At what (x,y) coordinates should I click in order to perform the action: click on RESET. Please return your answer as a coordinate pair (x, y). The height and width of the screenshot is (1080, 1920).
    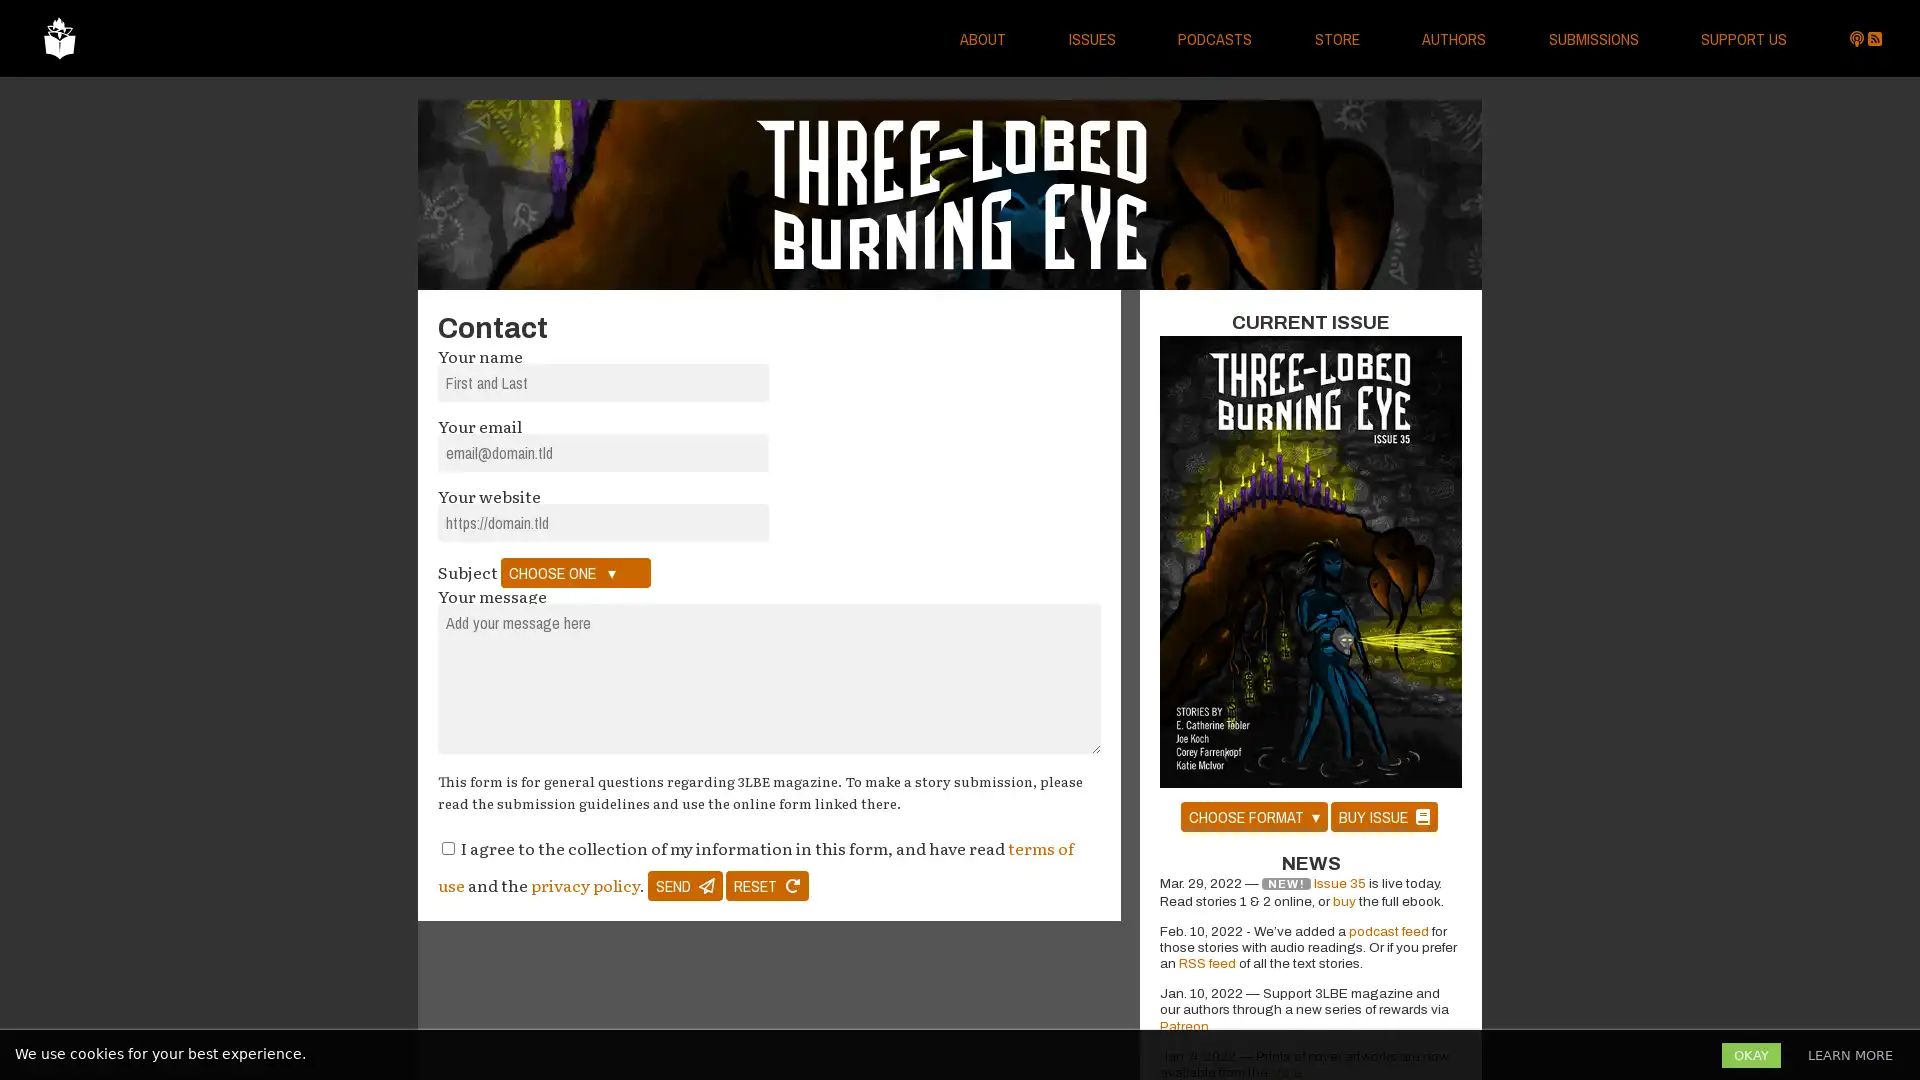
    Looking at the image, I should click on (766, 885).